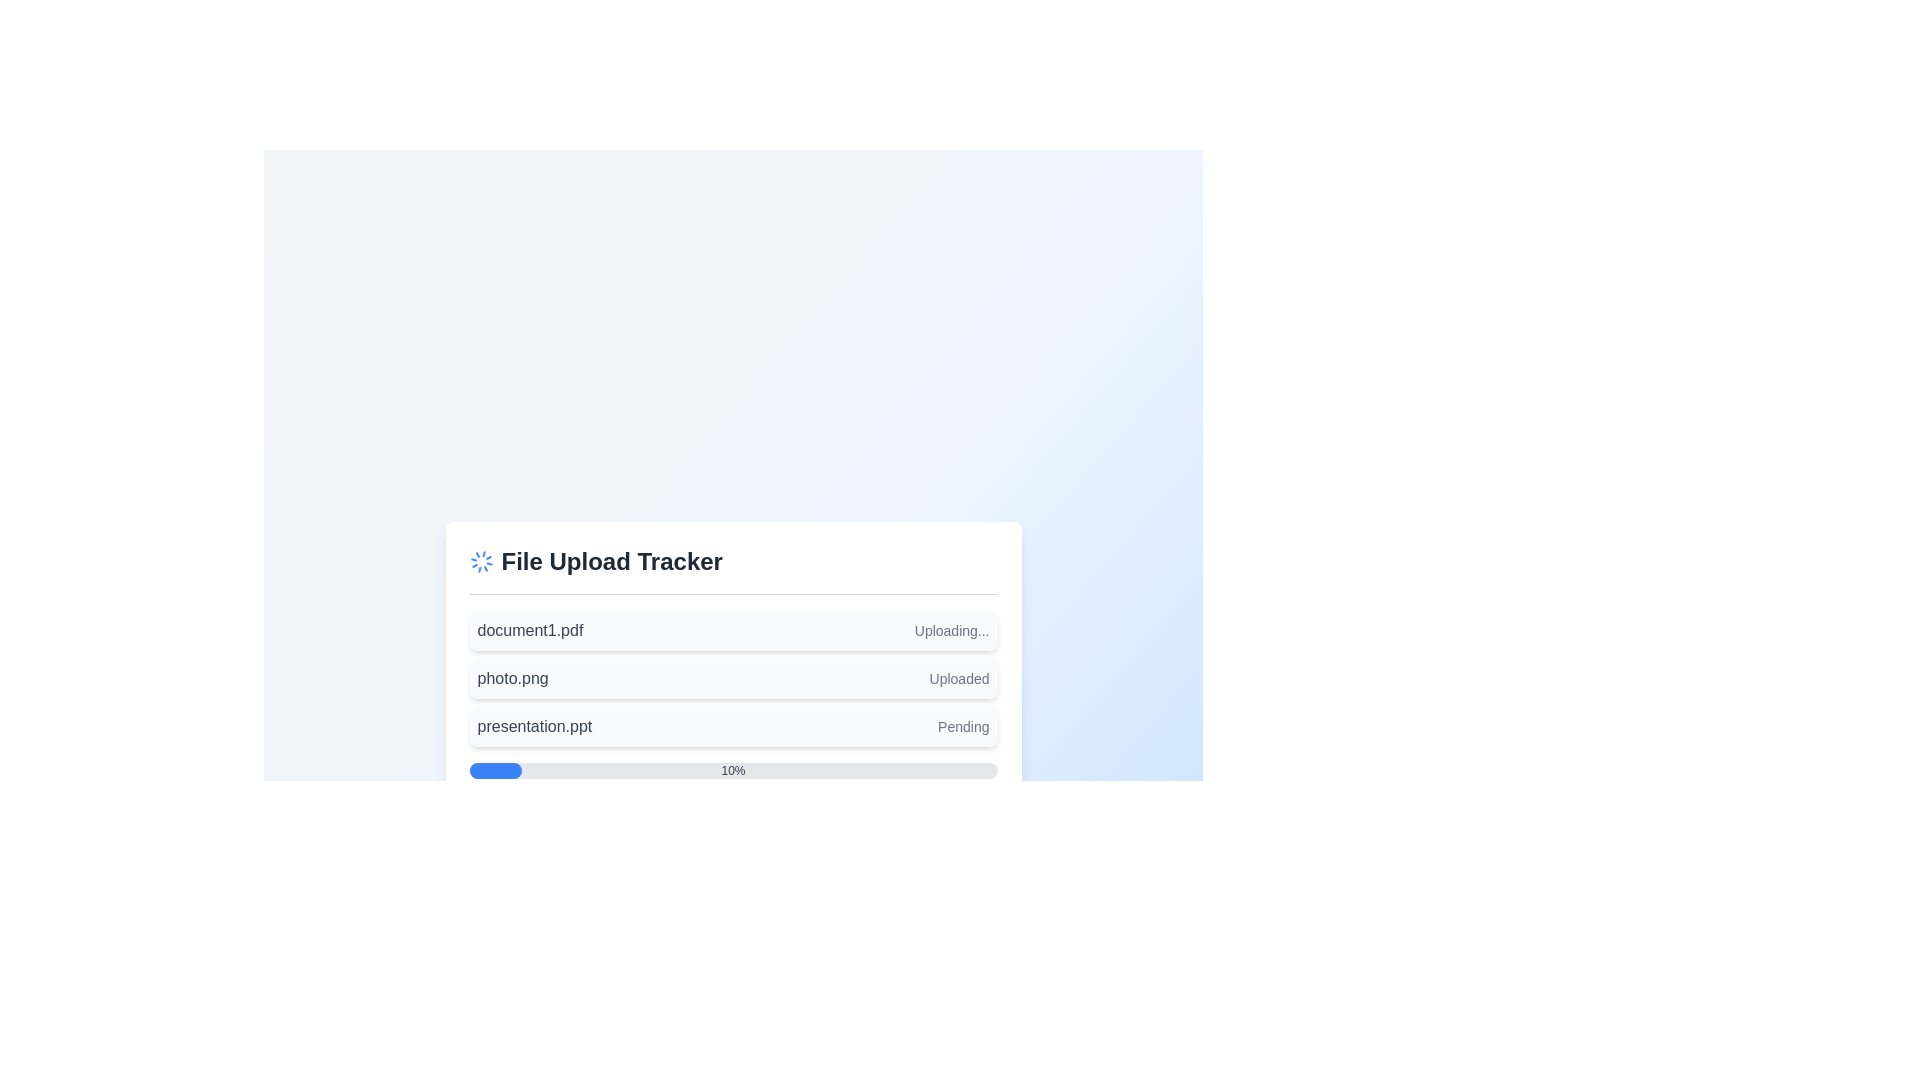  I want to click on the text label displaying 'presentation.ppt' which is styled in medium-weight font and dark gray color, located on the left side of the card, so click(534, 726).